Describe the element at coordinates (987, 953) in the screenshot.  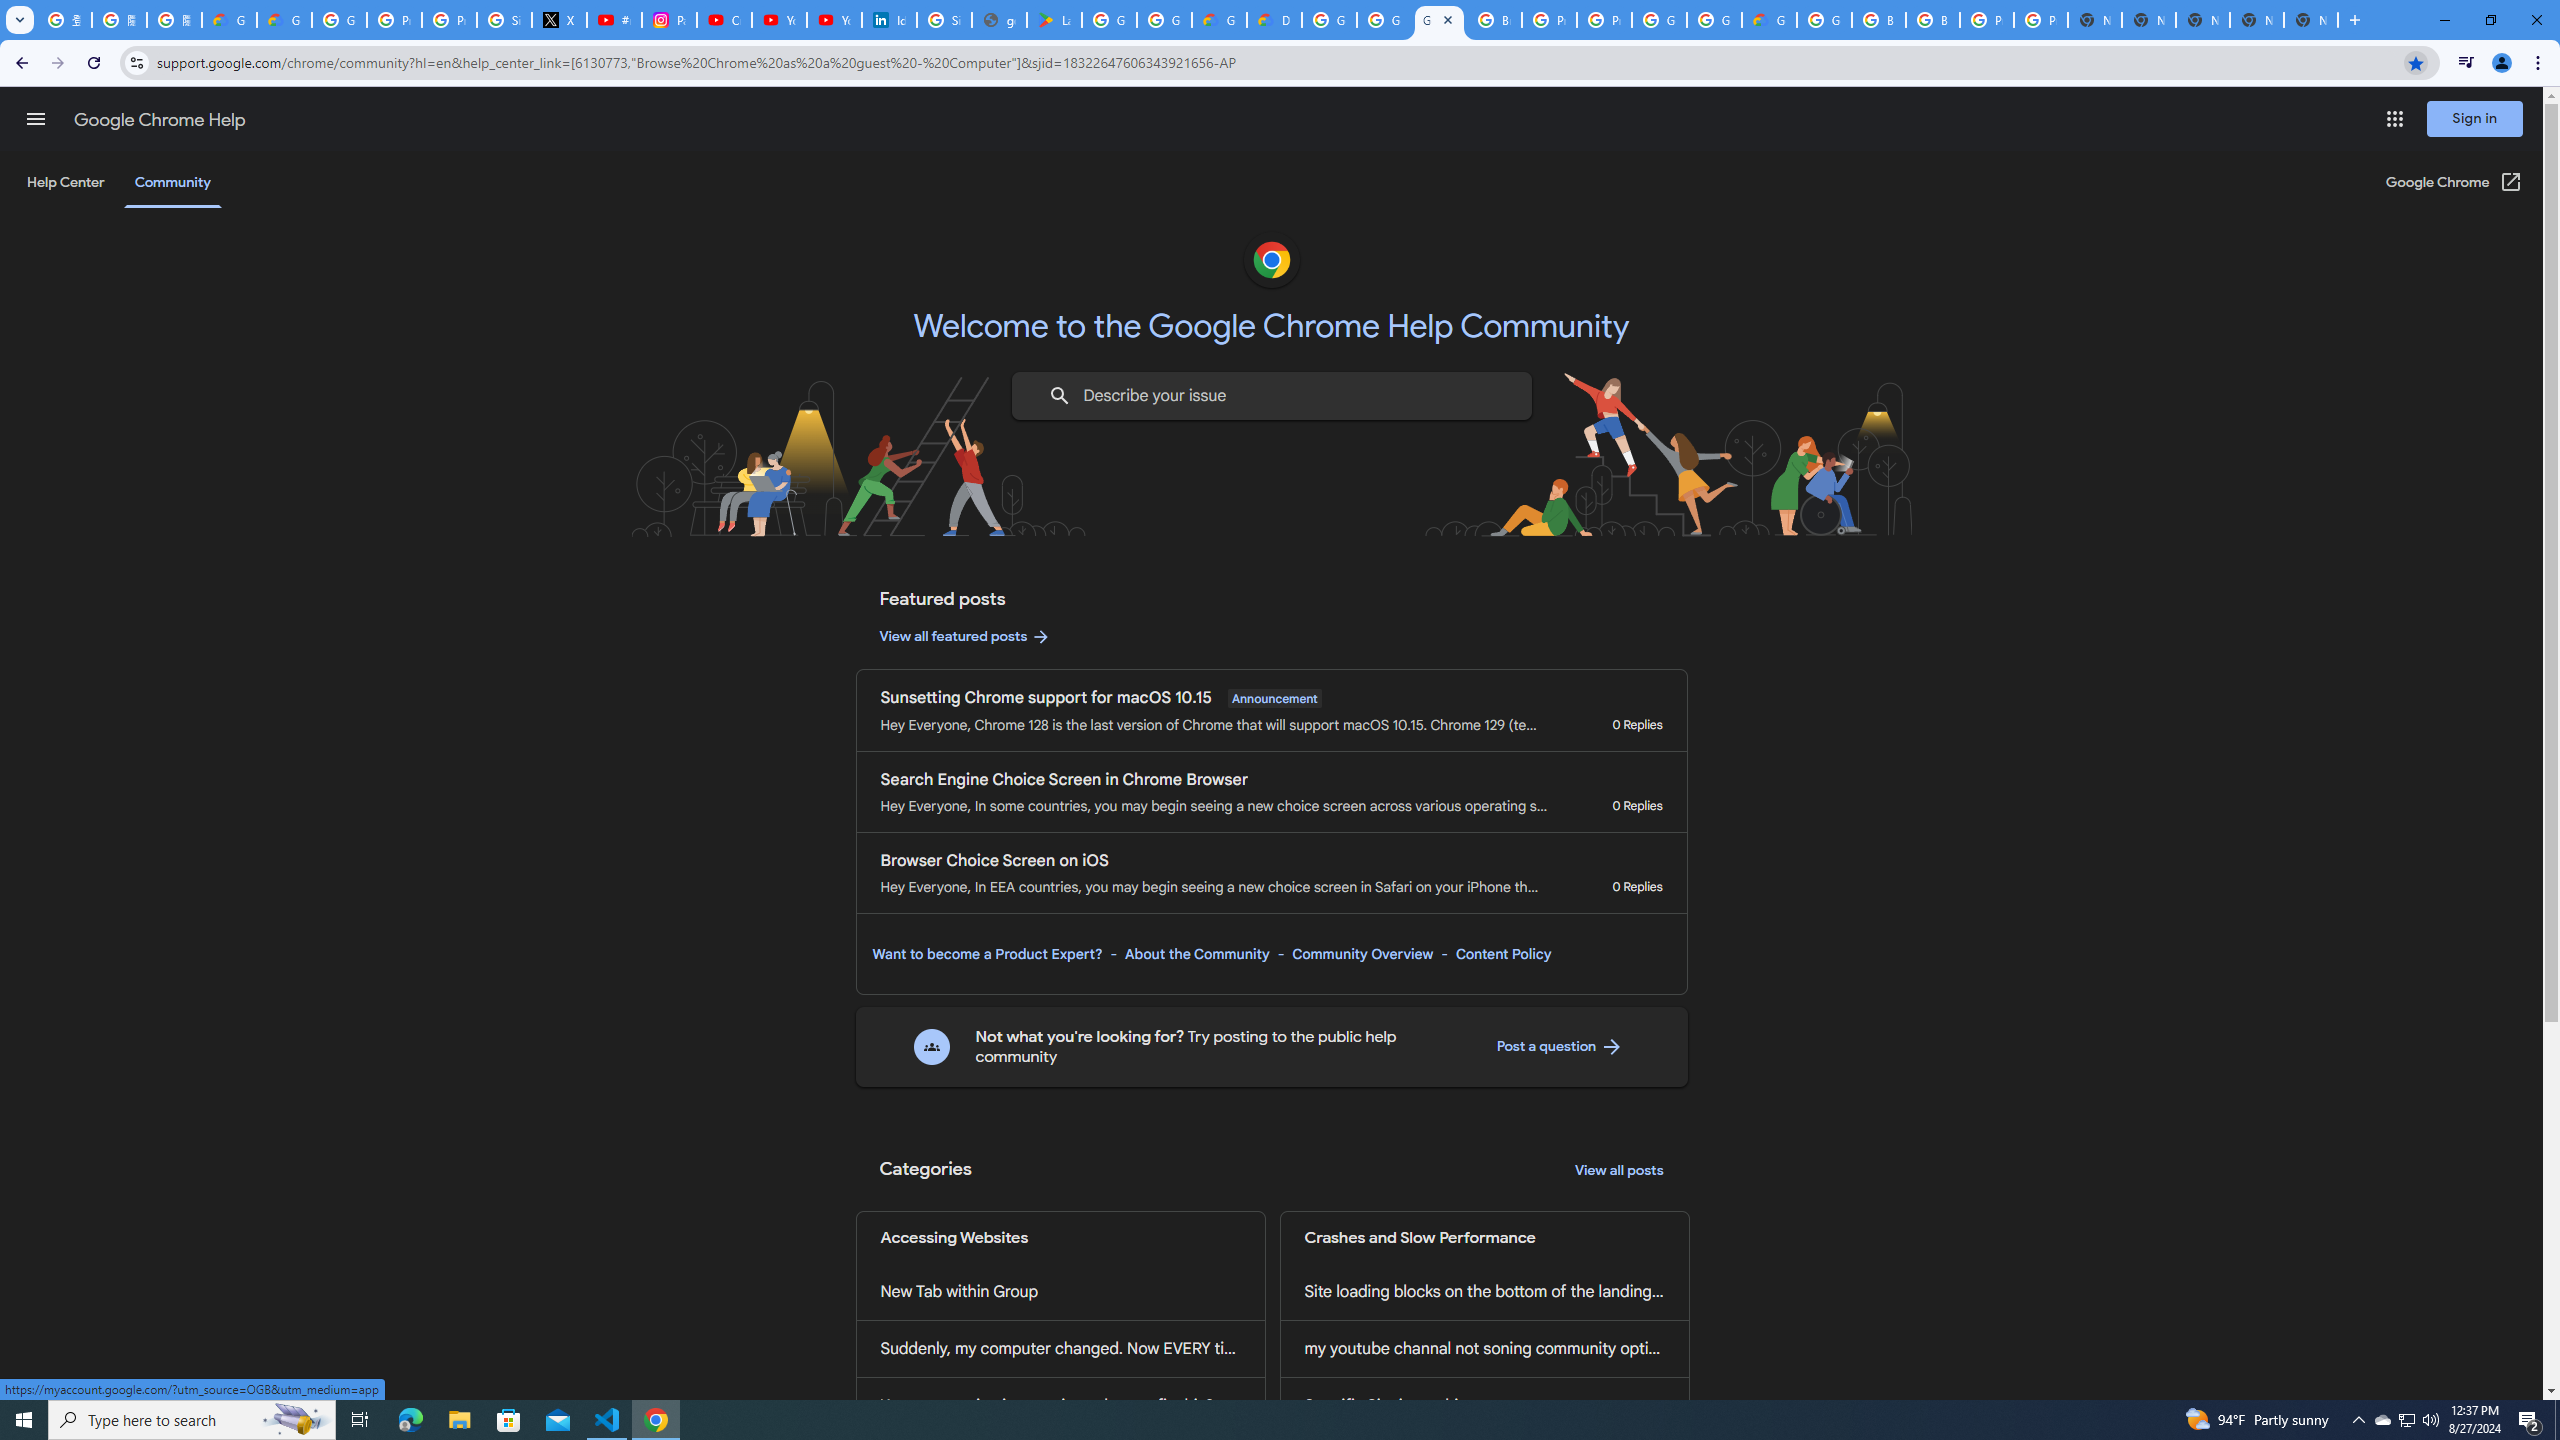
I see `'Want to become a Product Expert?'` at that location.